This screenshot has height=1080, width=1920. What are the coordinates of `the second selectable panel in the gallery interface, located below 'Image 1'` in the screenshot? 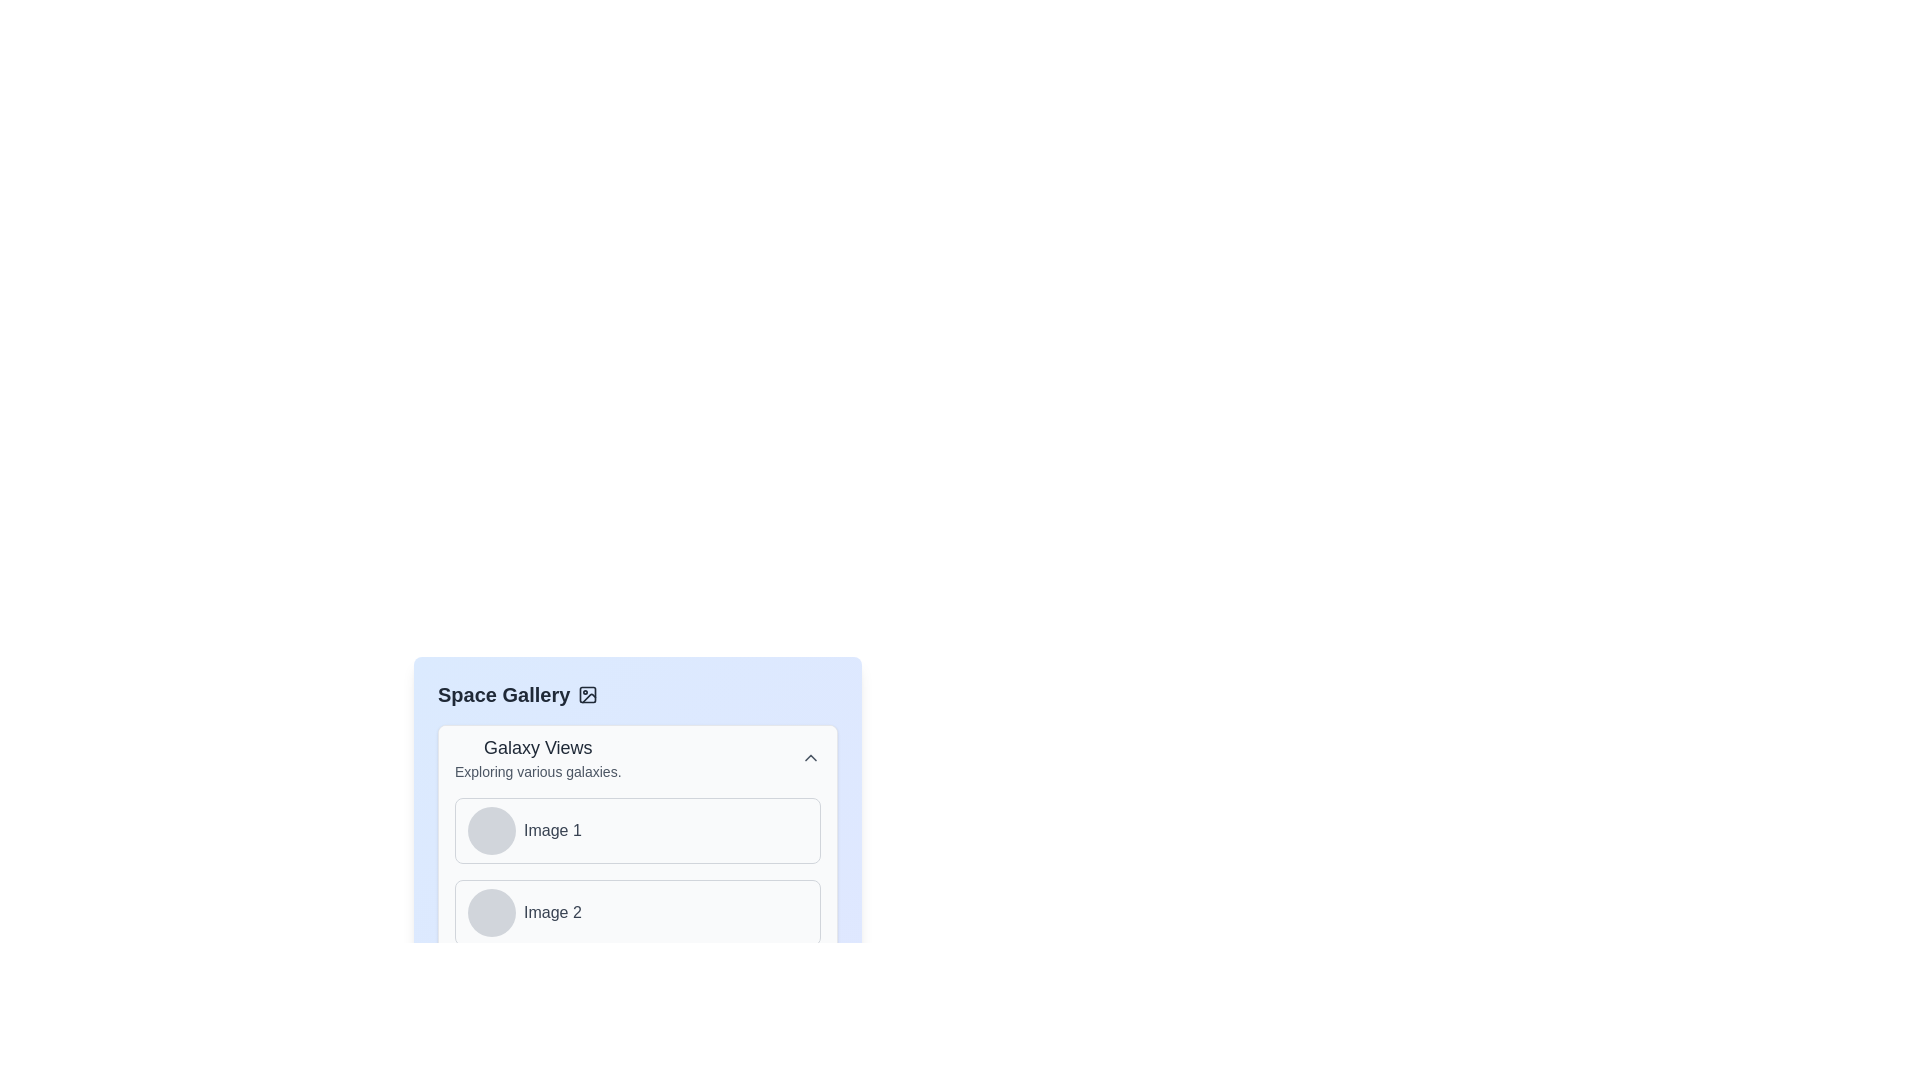 It's located at (637, 913).